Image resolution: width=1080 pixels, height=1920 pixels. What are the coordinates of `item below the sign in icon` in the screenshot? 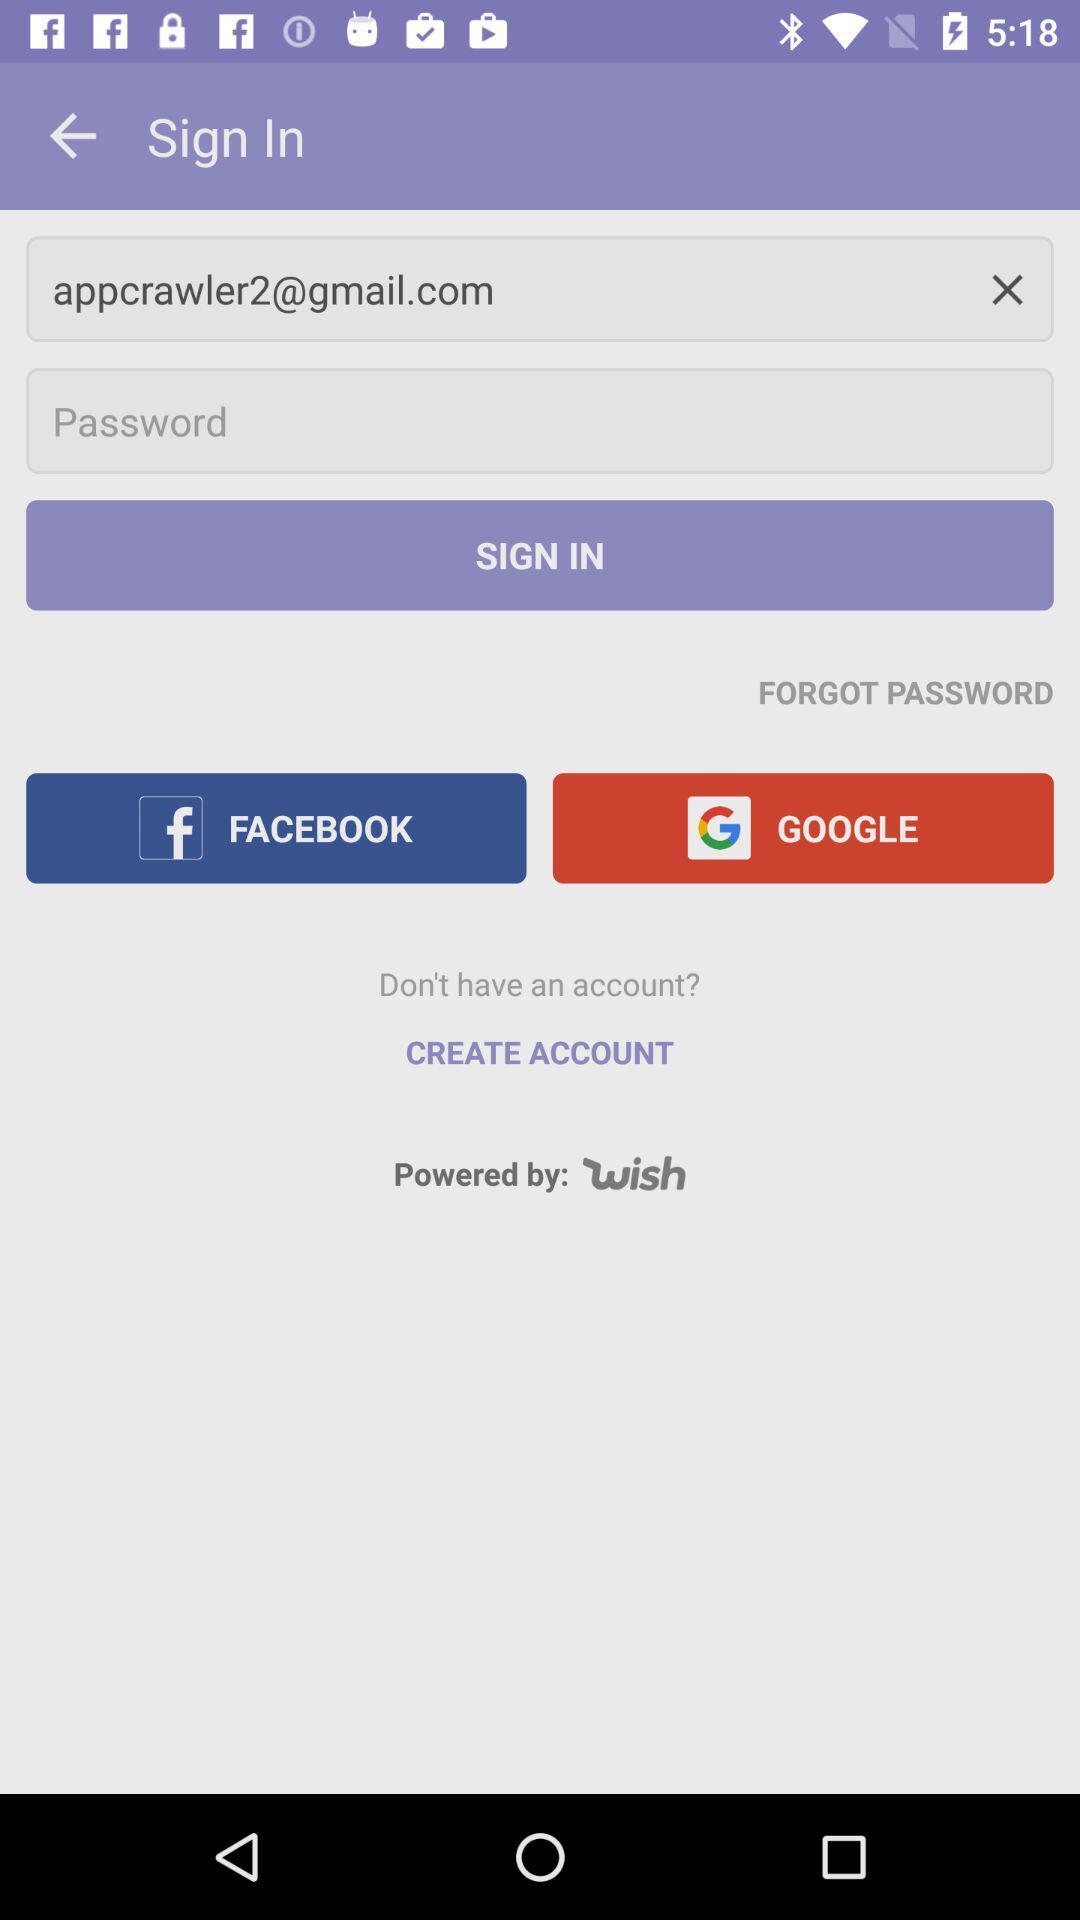 It's located at (906, 691).